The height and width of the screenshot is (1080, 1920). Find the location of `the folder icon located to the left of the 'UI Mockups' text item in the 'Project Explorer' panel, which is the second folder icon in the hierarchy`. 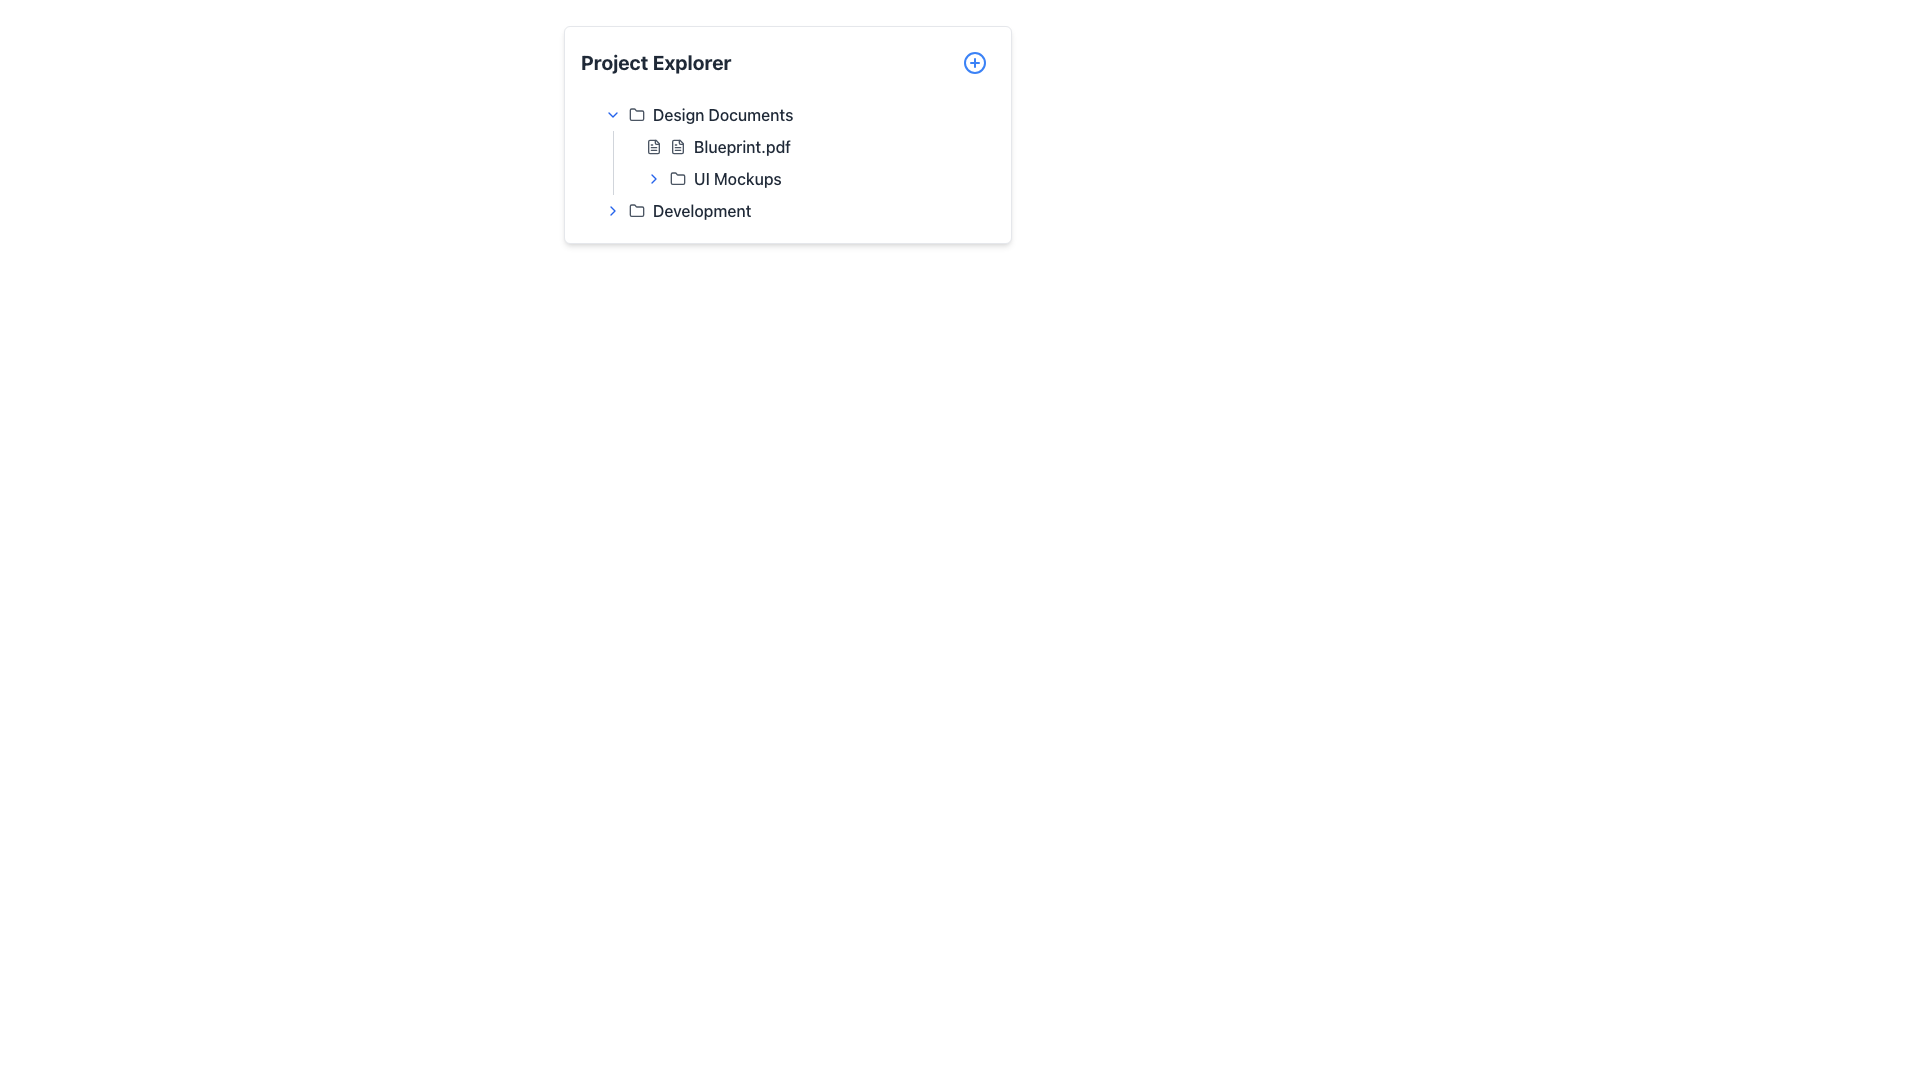

the folder icon located to the left of the 'UI Mockups' text item in the 'Project Explorer' panel, which is the second folder icon in the hierarchy is located at coordinates (677, 176).